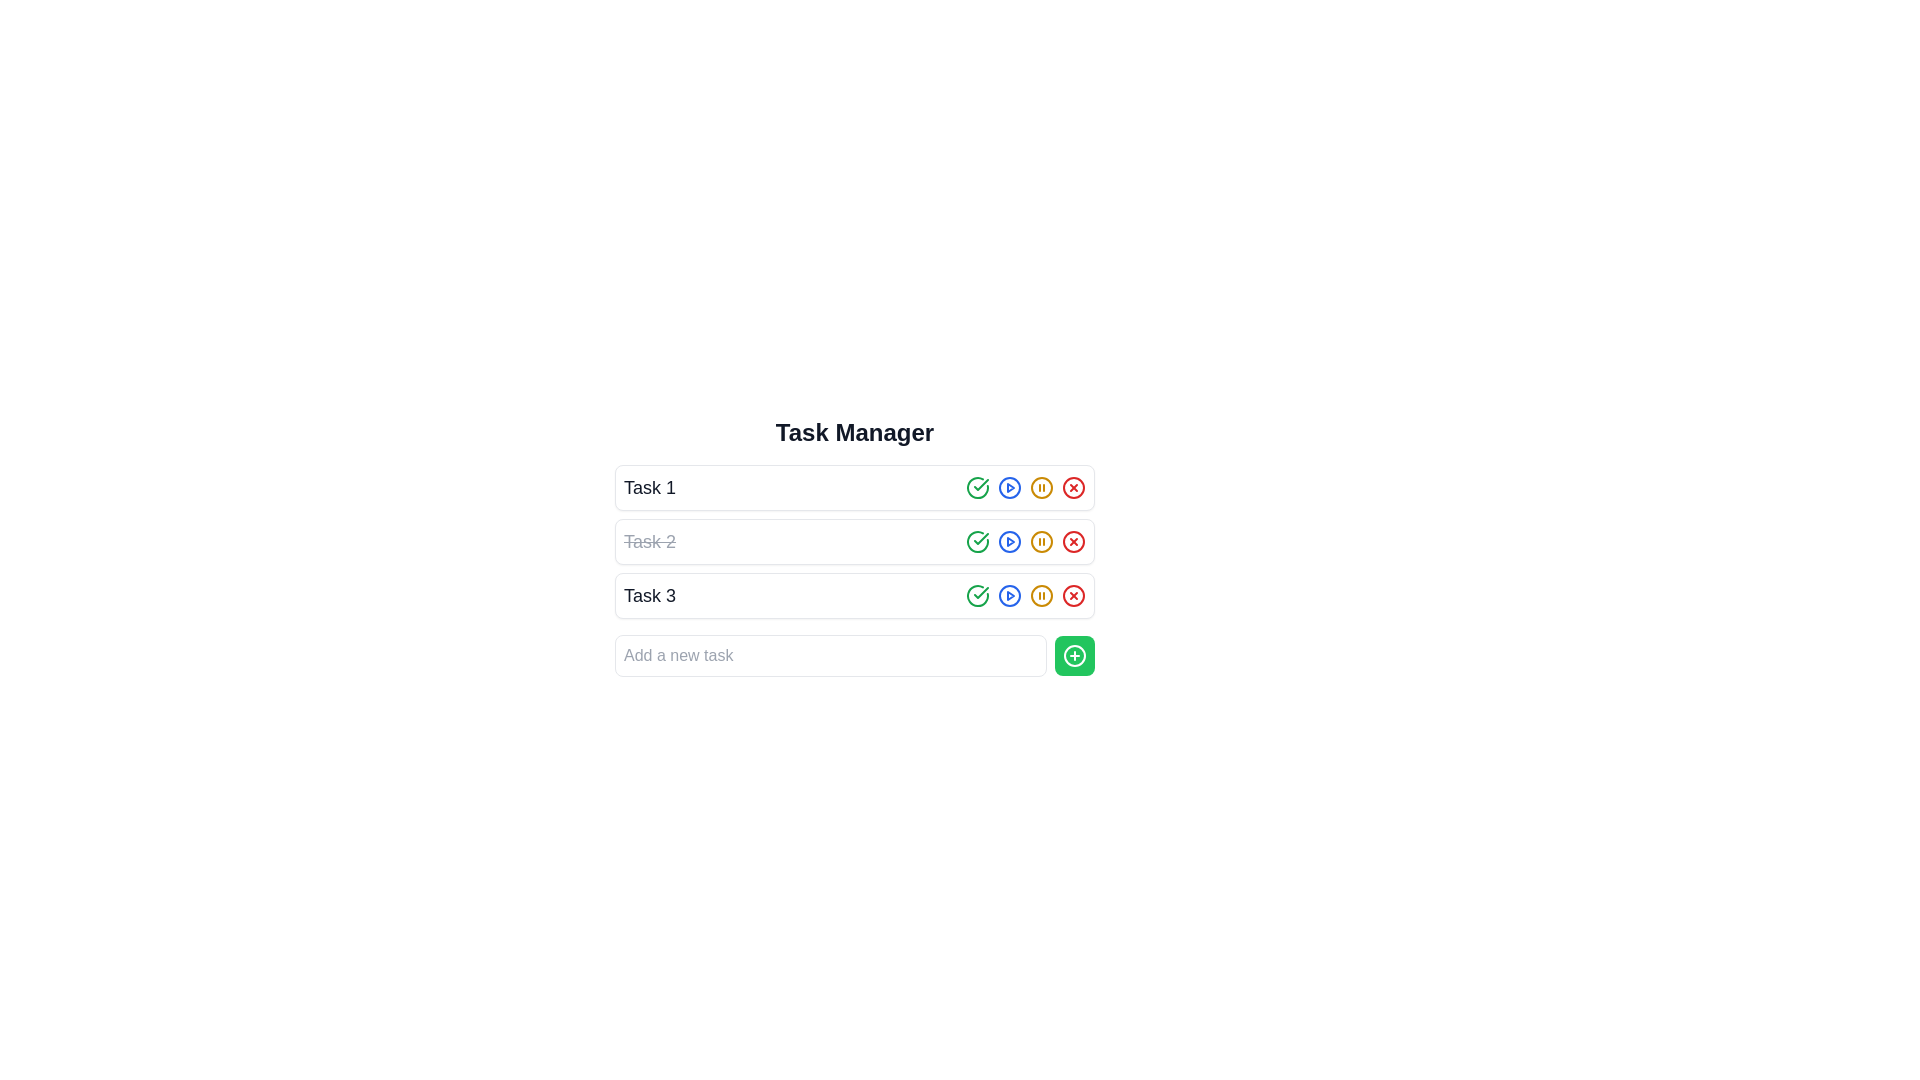 Image resolution: width=1920 pixels, height=1080 pixels. What do you see at coordinates (1009, 488) in the screenshot?
I see `the circular blue play button located to the right of 'Task 1' under the 'Task Manager' header` at bounding box center [1009, 488].